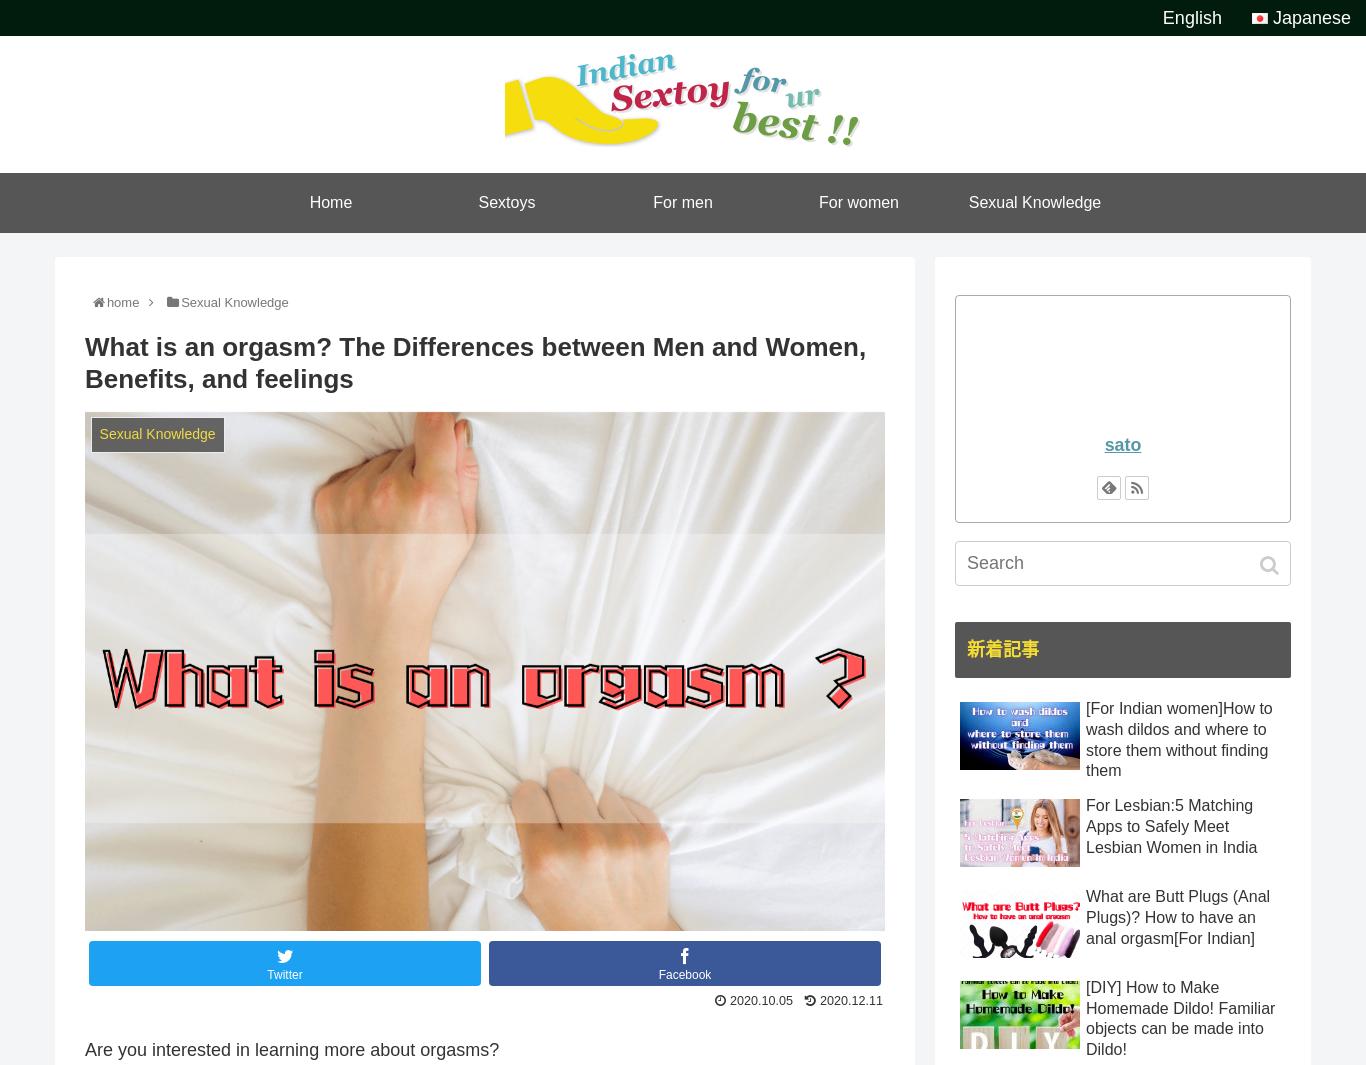 This screenshot has width=1366, height=1065. What do you see at coordinates (284, 974) in the screenshot?
I see `'Twitter'` at bounding box center [284, 974].